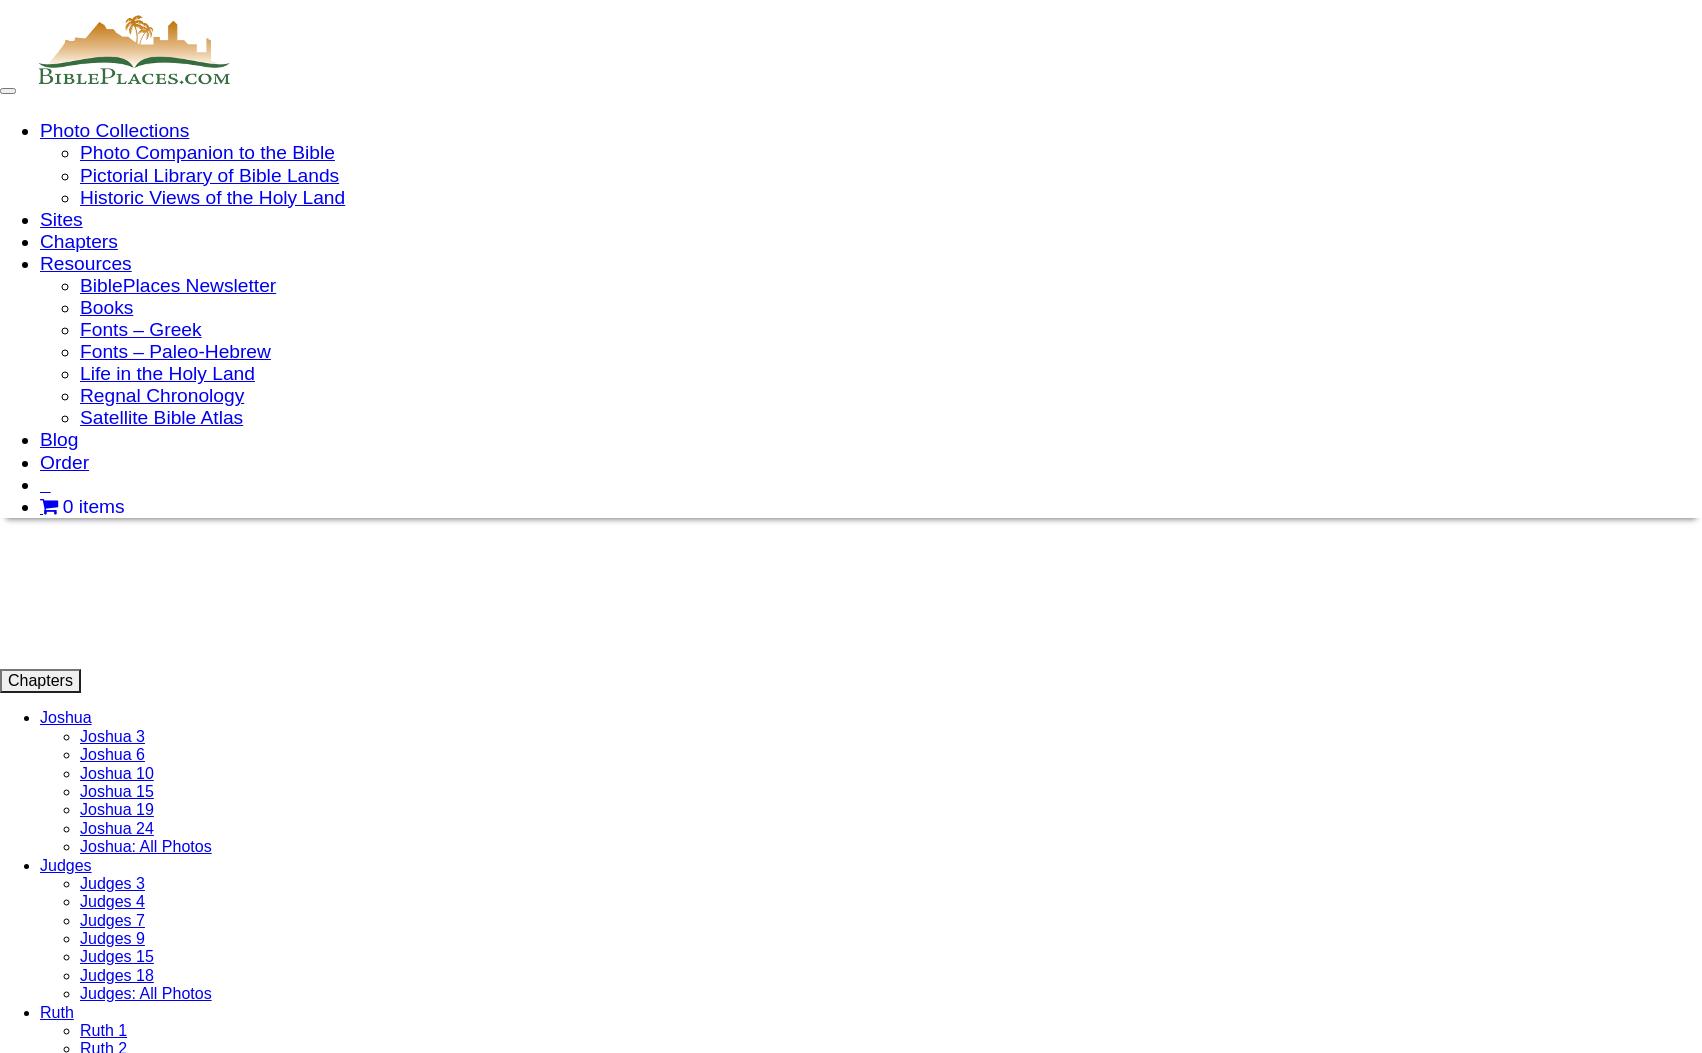 This screenshot has width=1702, height=1053. I want to click on 'Photo Collections', so click(114, 130).